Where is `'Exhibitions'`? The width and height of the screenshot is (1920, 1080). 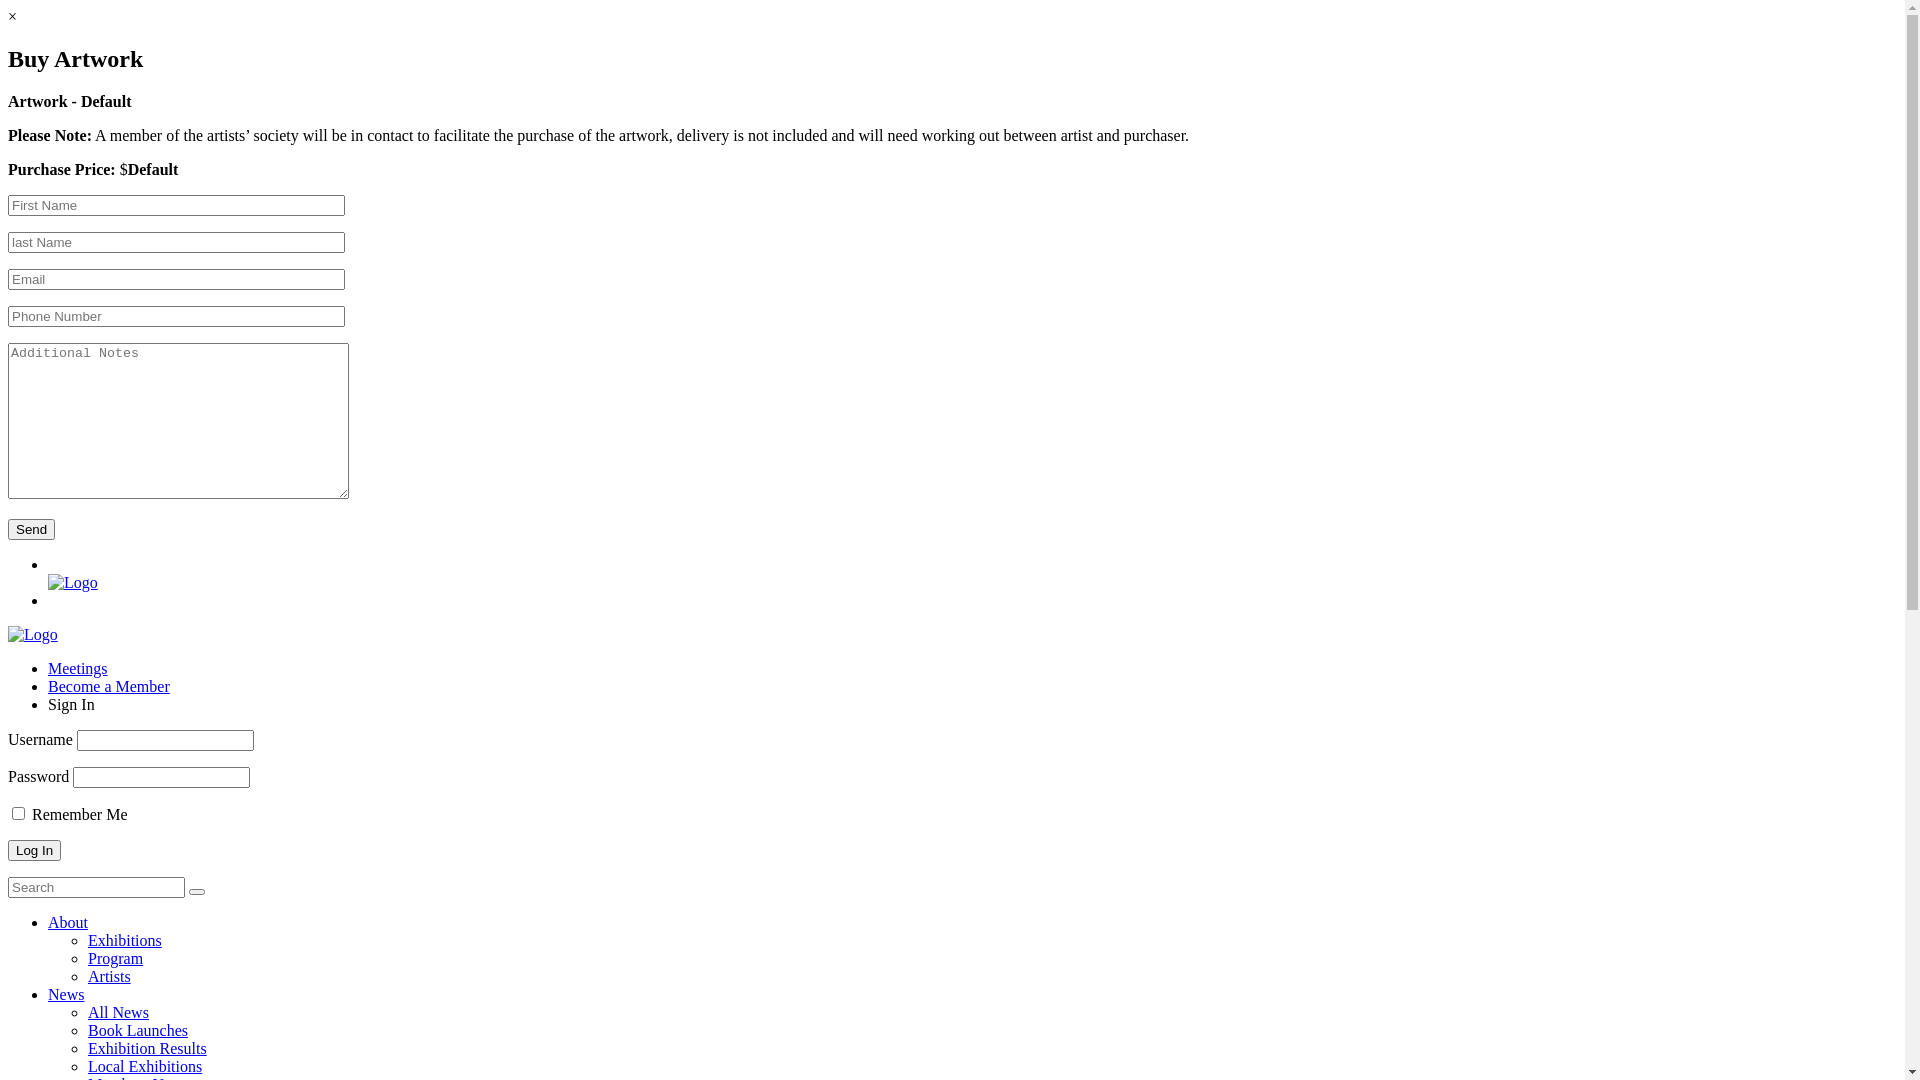
'Exhibitions' is located at coordinates (123, 940).